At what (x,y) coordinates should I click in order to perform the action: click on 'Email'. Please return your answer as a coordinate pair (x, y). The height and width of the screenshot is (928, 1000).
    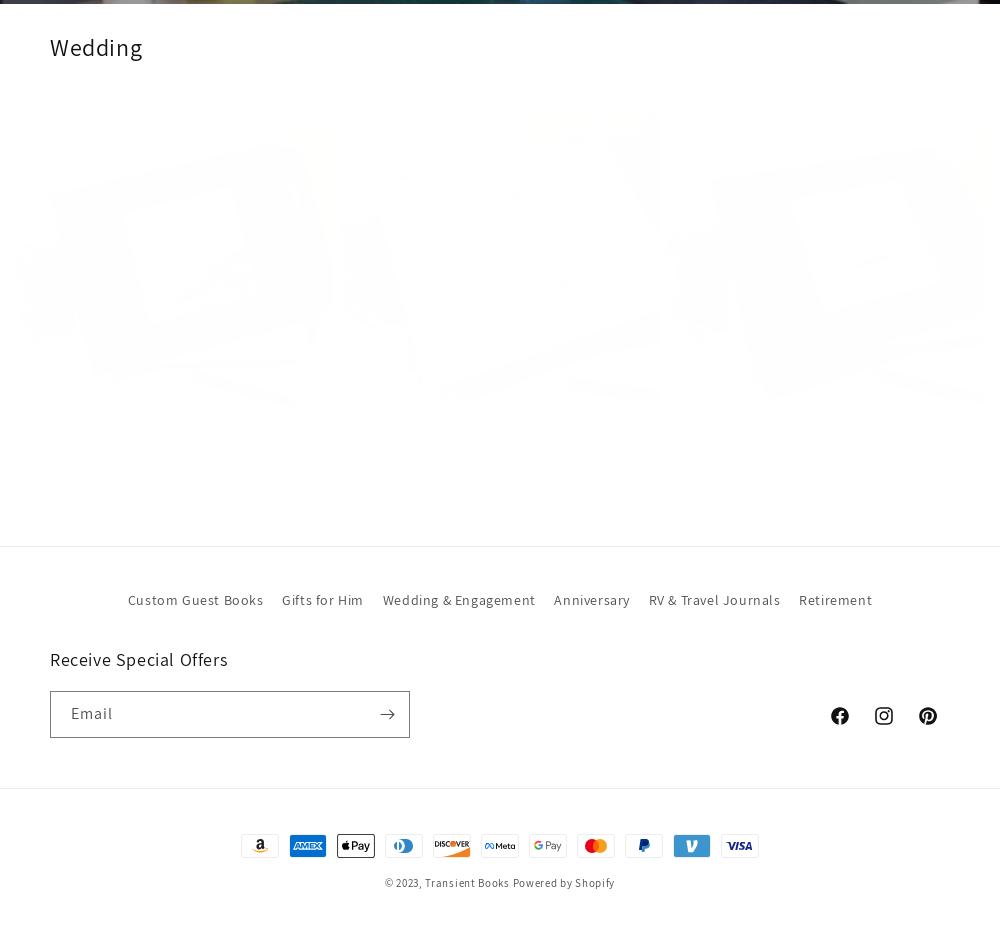
    Looking at the image, I should click on (91, 712).